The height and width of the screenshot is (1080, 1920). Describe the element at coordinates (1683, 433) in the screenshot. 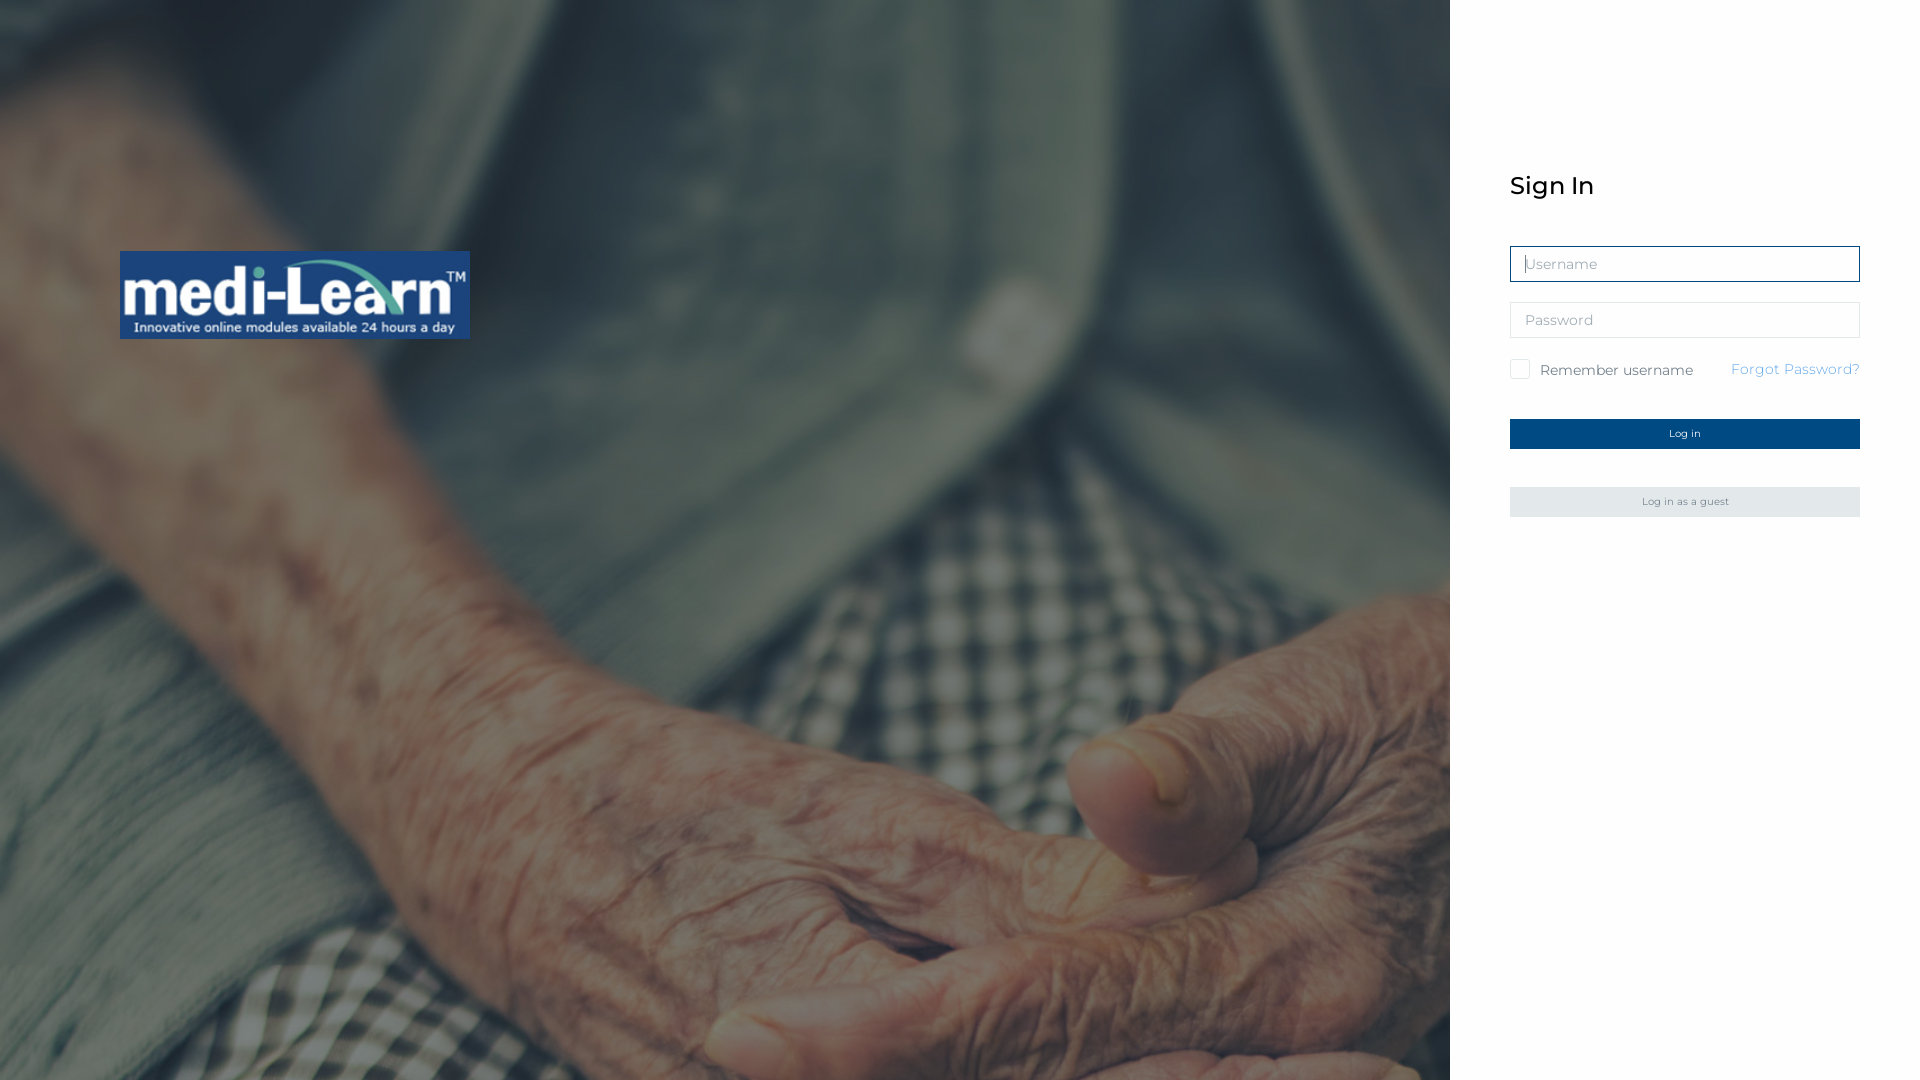

I see `'Log in'` at that location.